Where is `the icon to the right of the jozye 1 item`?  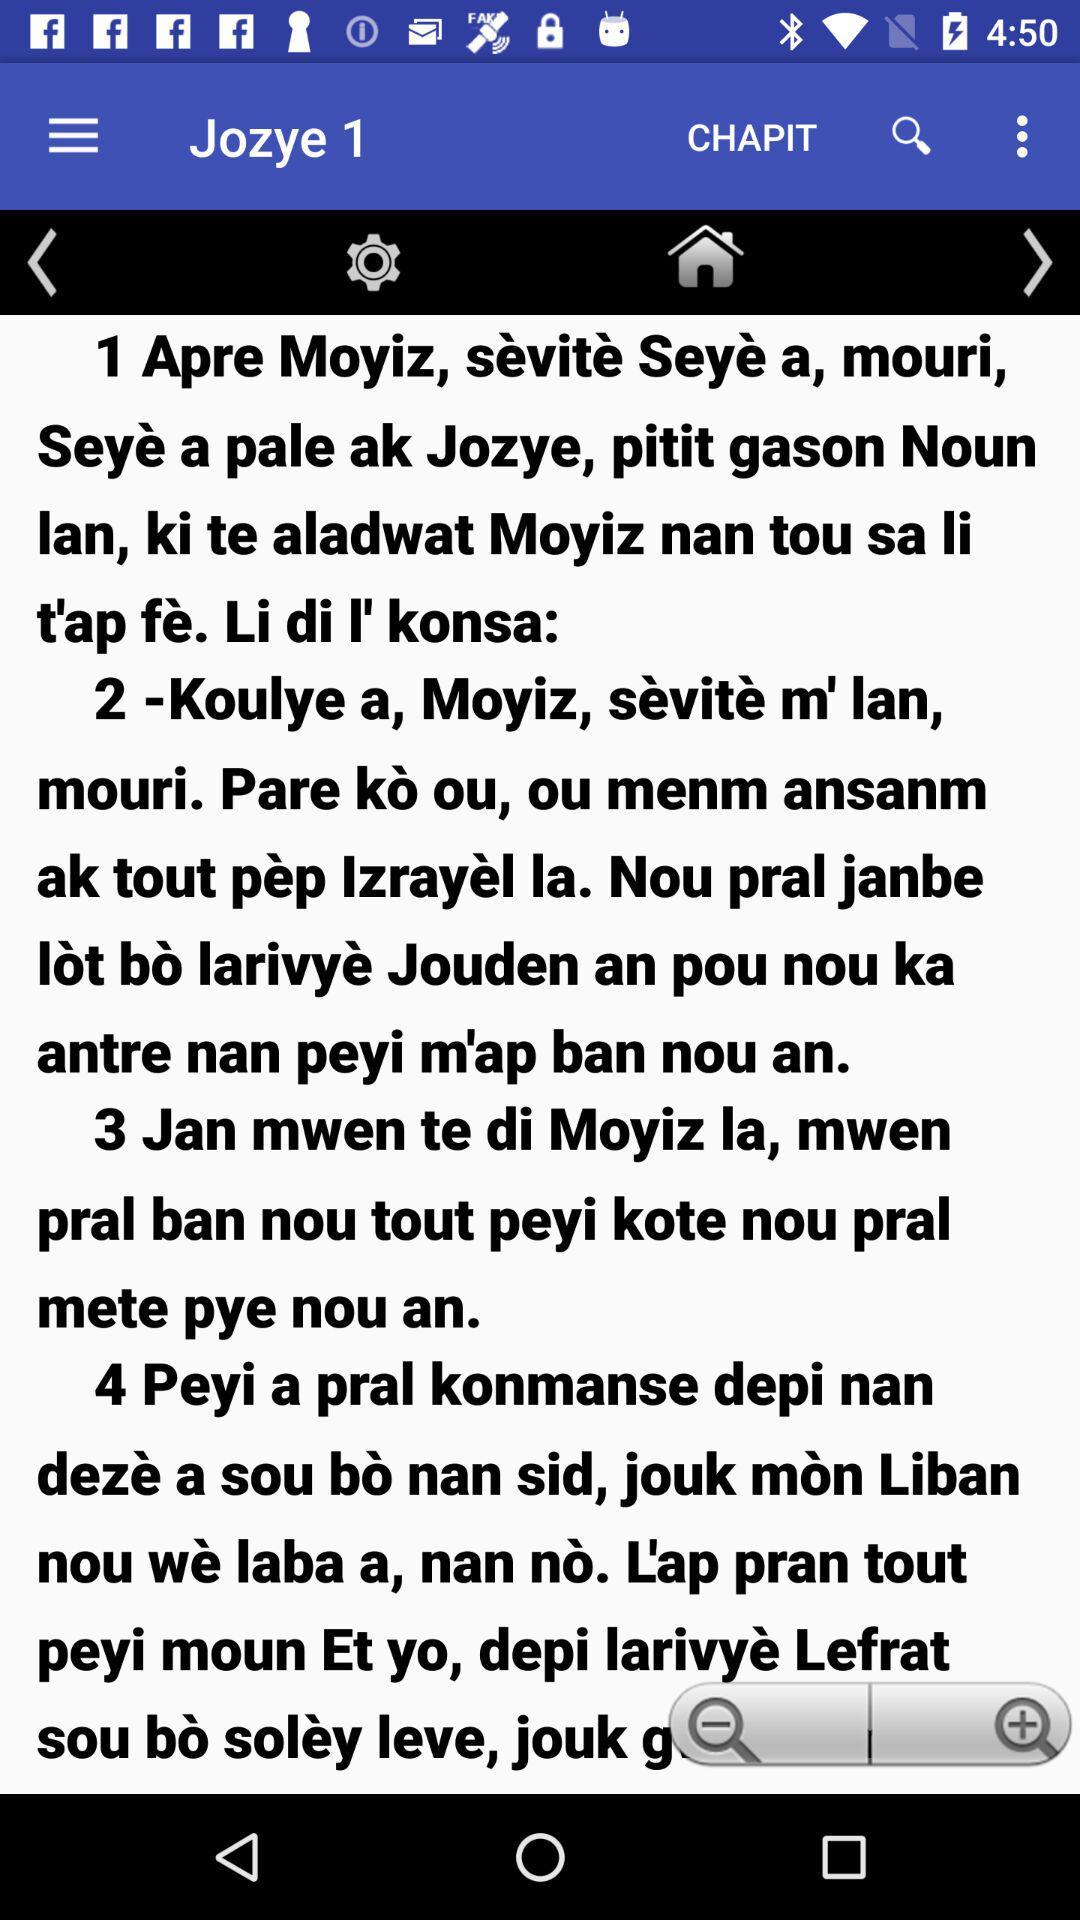
the icon to the right of the jozye 1 item is located at coordinates (752, 135).